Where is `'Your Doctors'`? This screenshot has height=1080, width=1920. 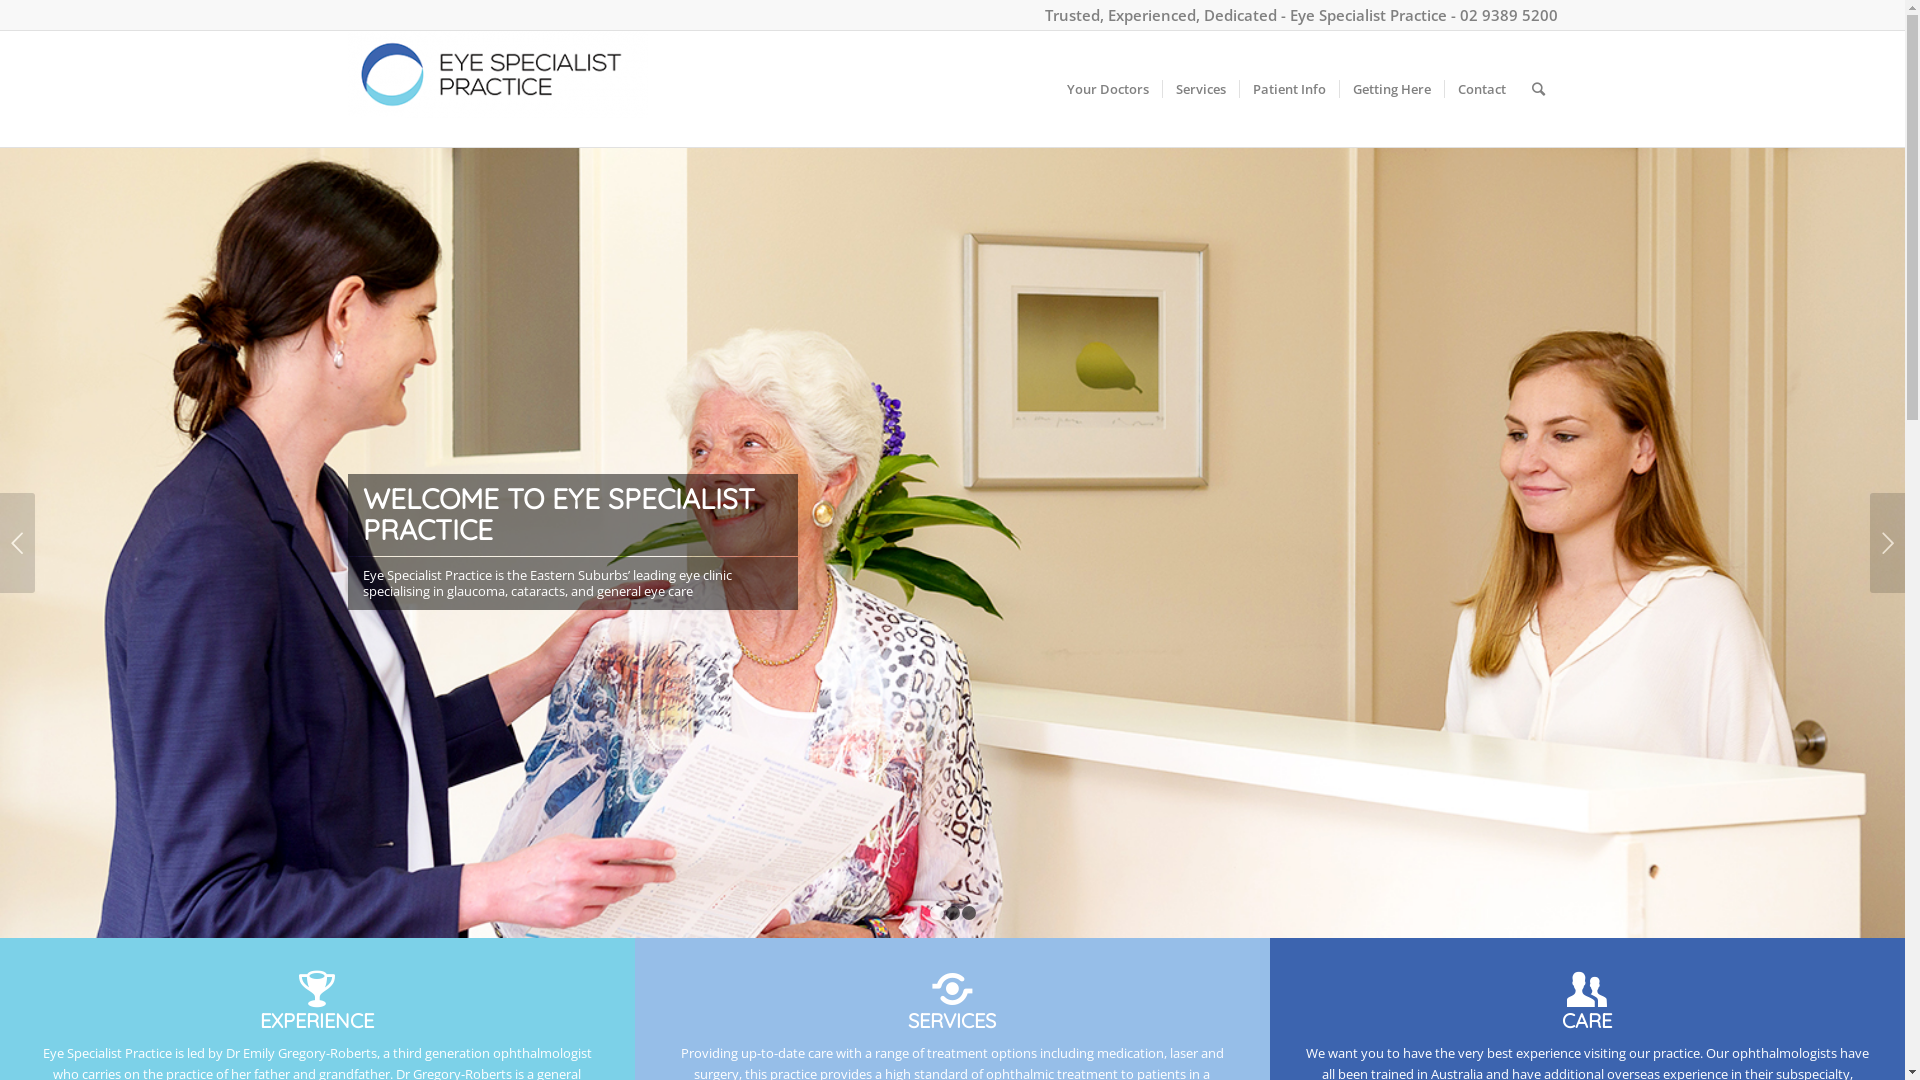 'Your Doctors' is located at coordinates (1107, 87).